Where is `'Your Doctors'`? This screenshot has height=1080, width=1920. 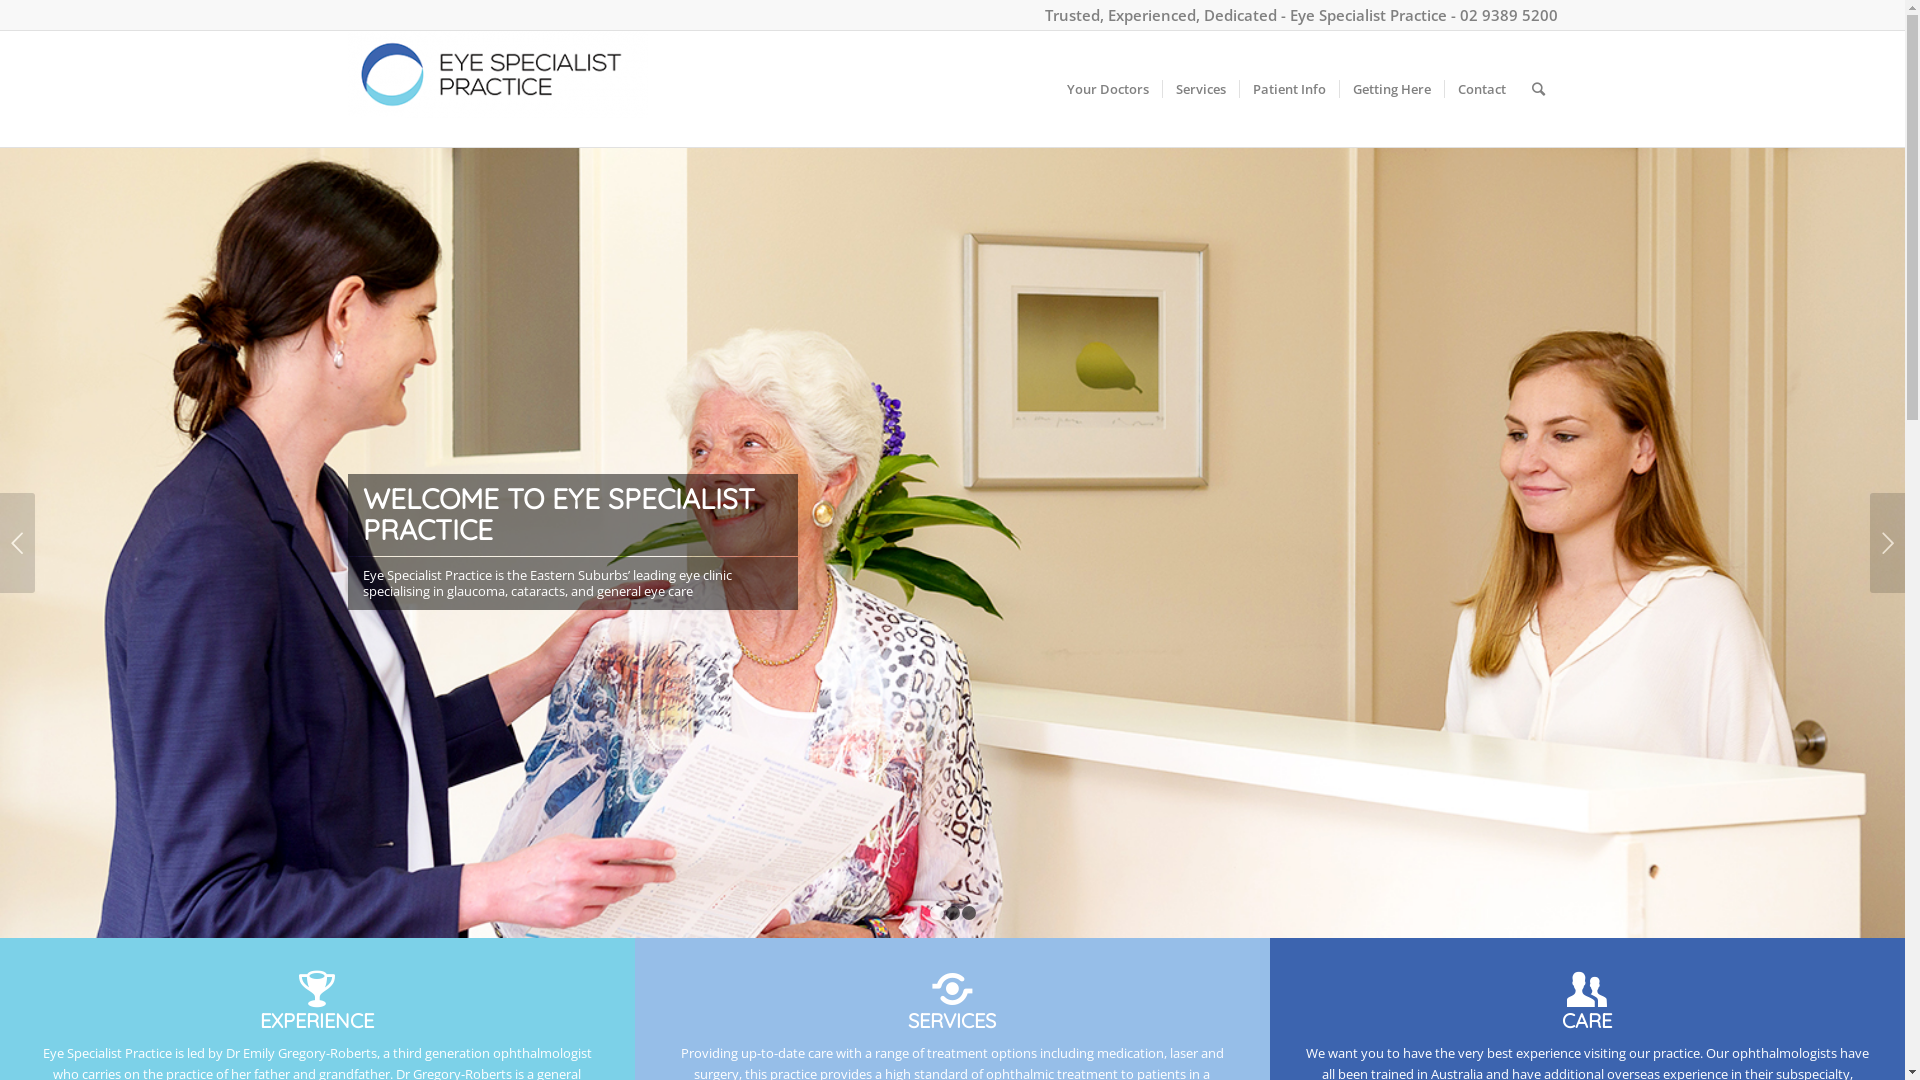 'Your Doctors' is located at coordinates (1107, 87).